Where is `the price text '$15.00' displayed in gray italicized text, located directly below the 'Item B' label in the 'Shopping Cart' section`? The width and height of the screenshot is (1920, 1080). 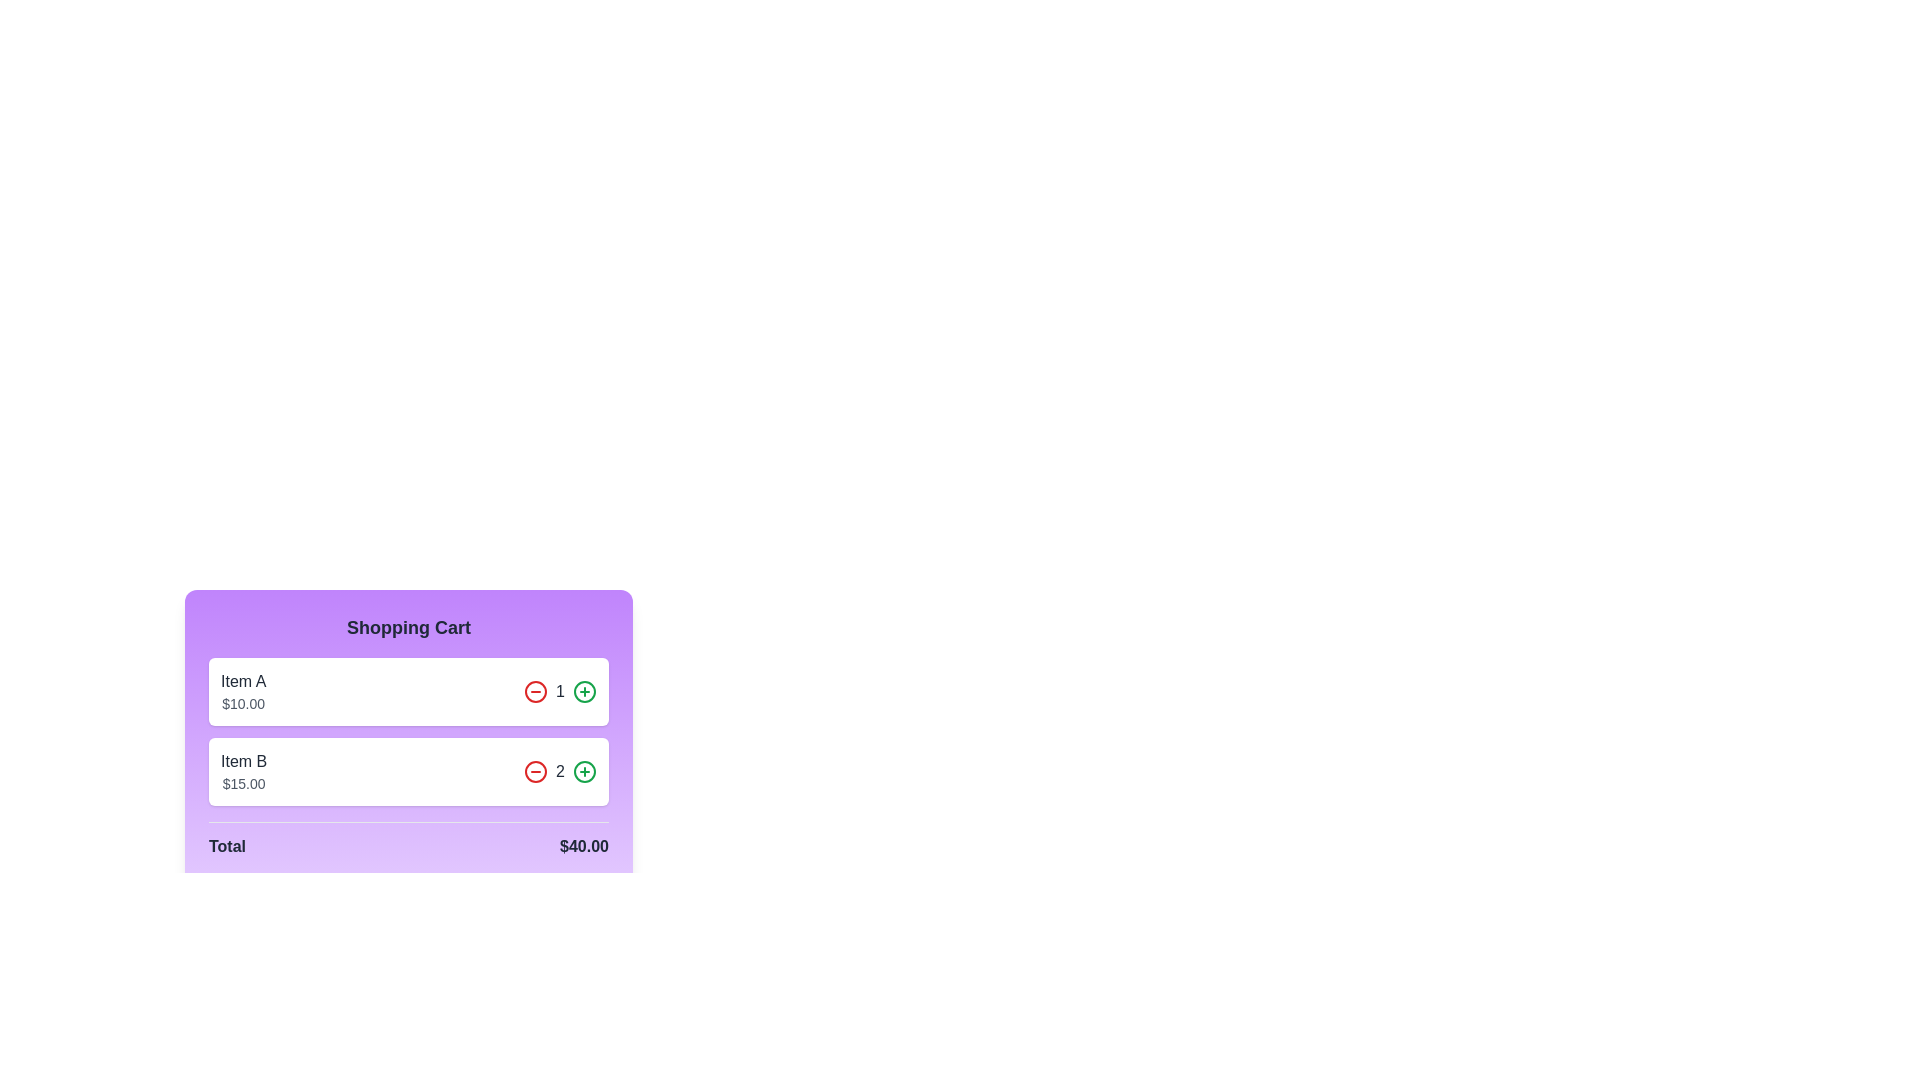 the price text '$15.00' displayed in gray italicized text, located directly below the 'Item B' label in the 'Shopping Cart' section is located at coordinates (243, 782).